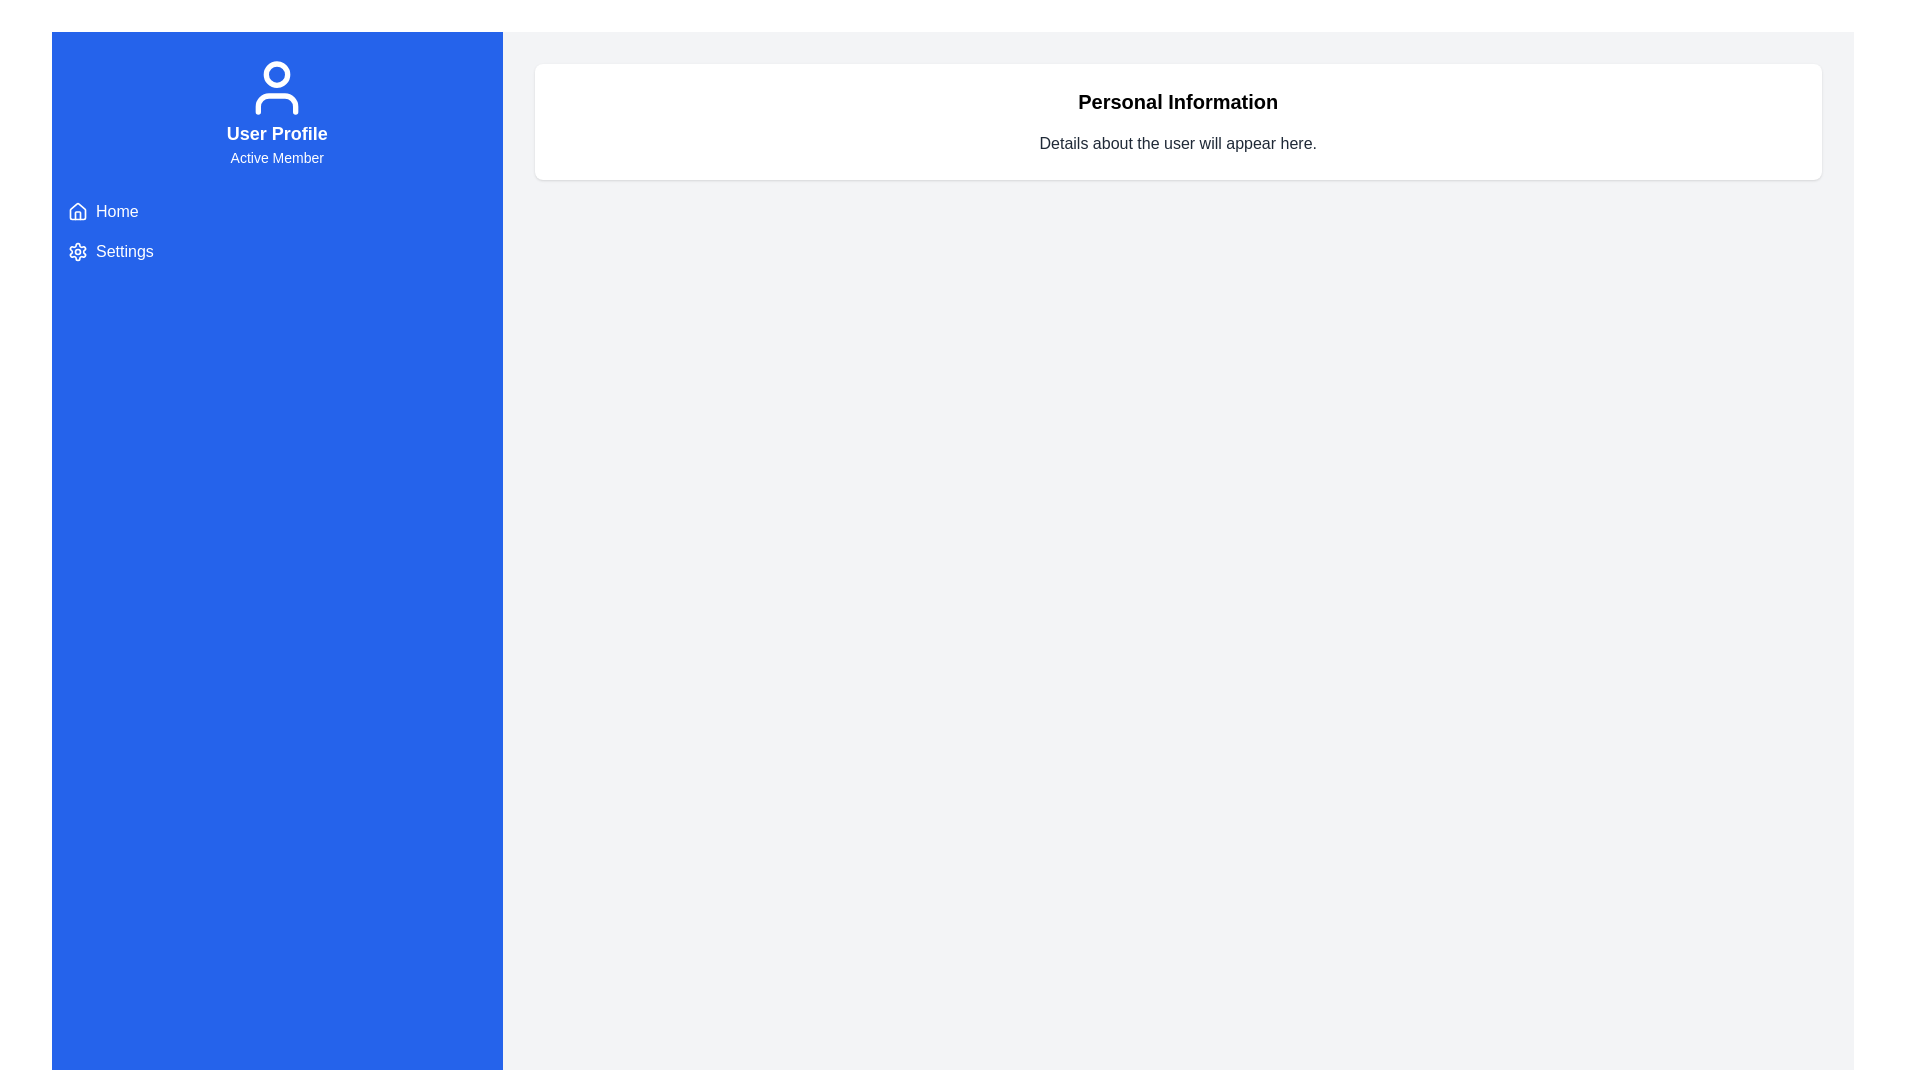 The image size is (1920, 1080). Describe the element at coordinates (123, 250) in the screenshot. I see `the 'Settings' hyperlink, which is a text label styled with white text and an underline effect on hover, located in the sidebar beneath the 'Home' link` at that location.